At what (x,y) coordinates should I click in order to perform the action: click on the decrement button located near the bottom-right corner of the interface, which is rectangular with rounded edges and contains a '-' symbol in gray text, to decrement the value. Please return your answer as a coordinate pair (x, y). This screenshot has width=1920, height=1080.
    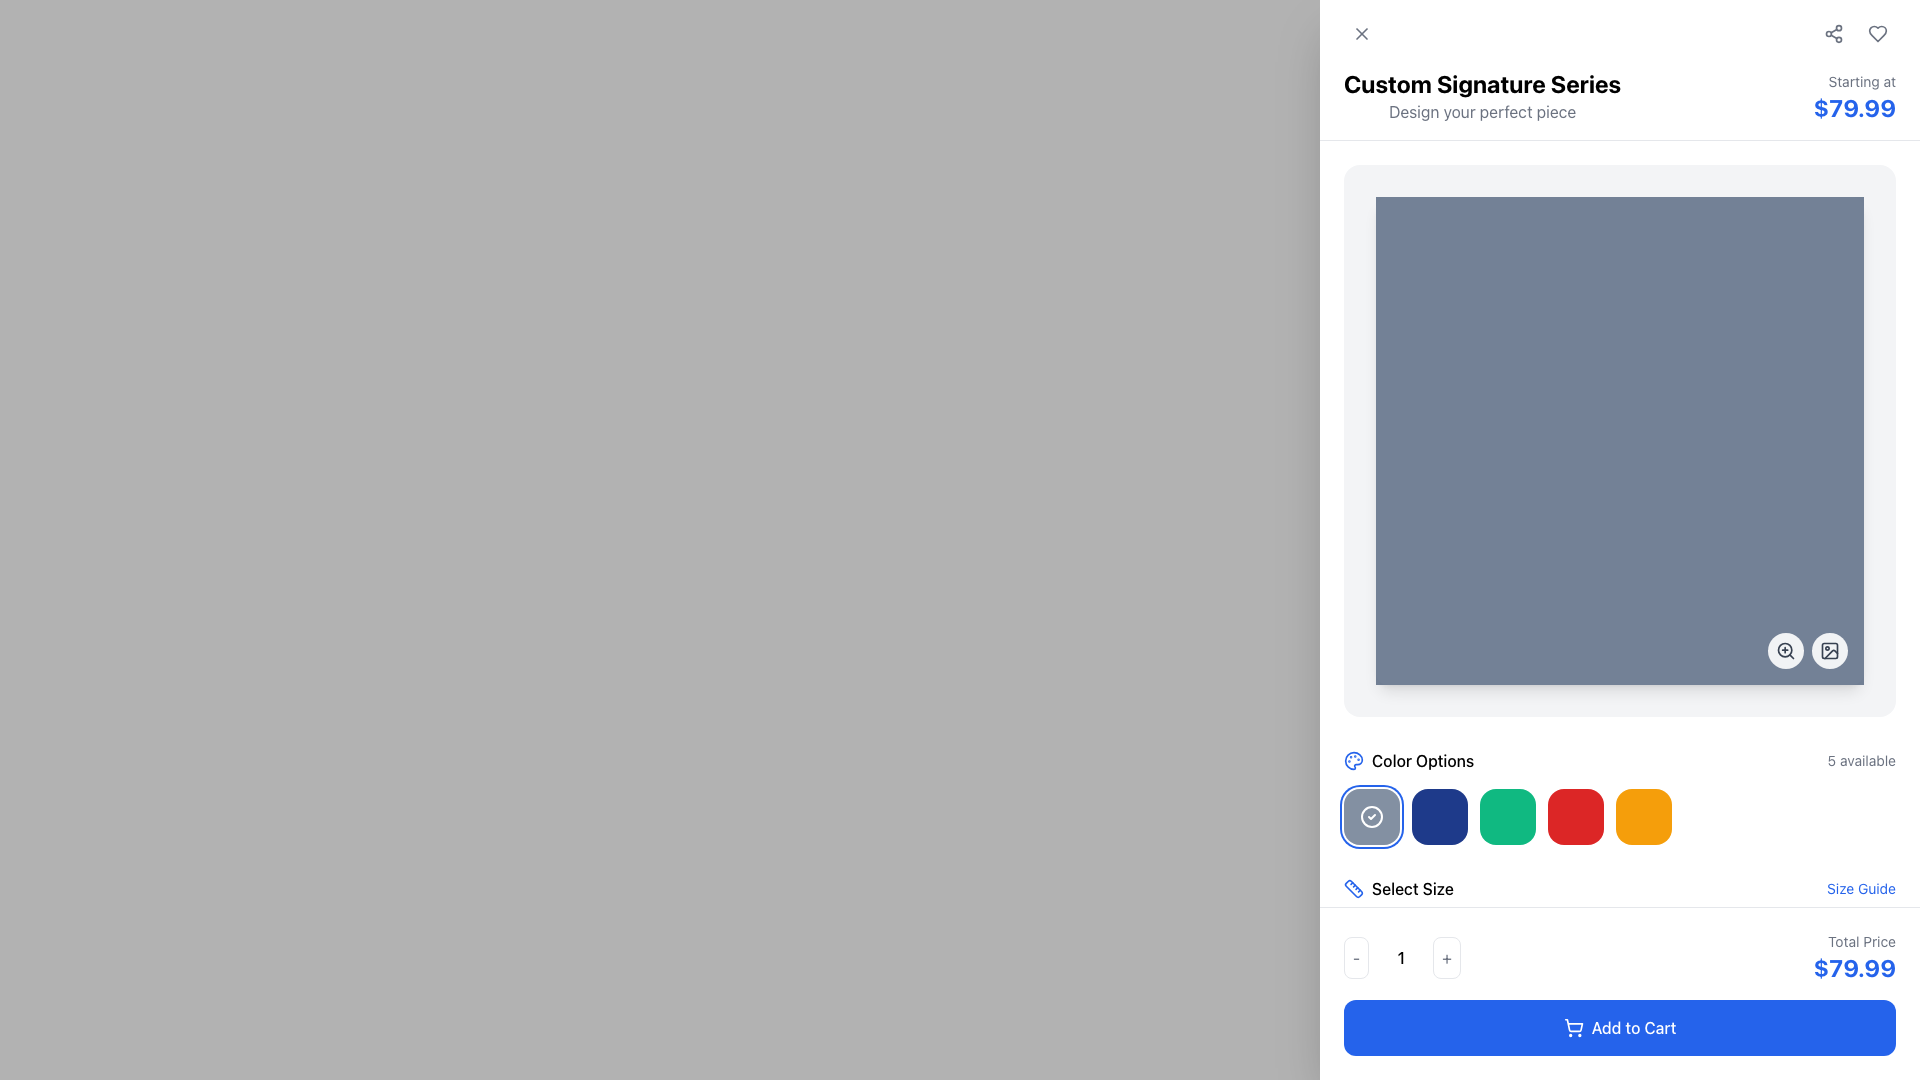
    Looking at the image, I should click on (1356, 956).